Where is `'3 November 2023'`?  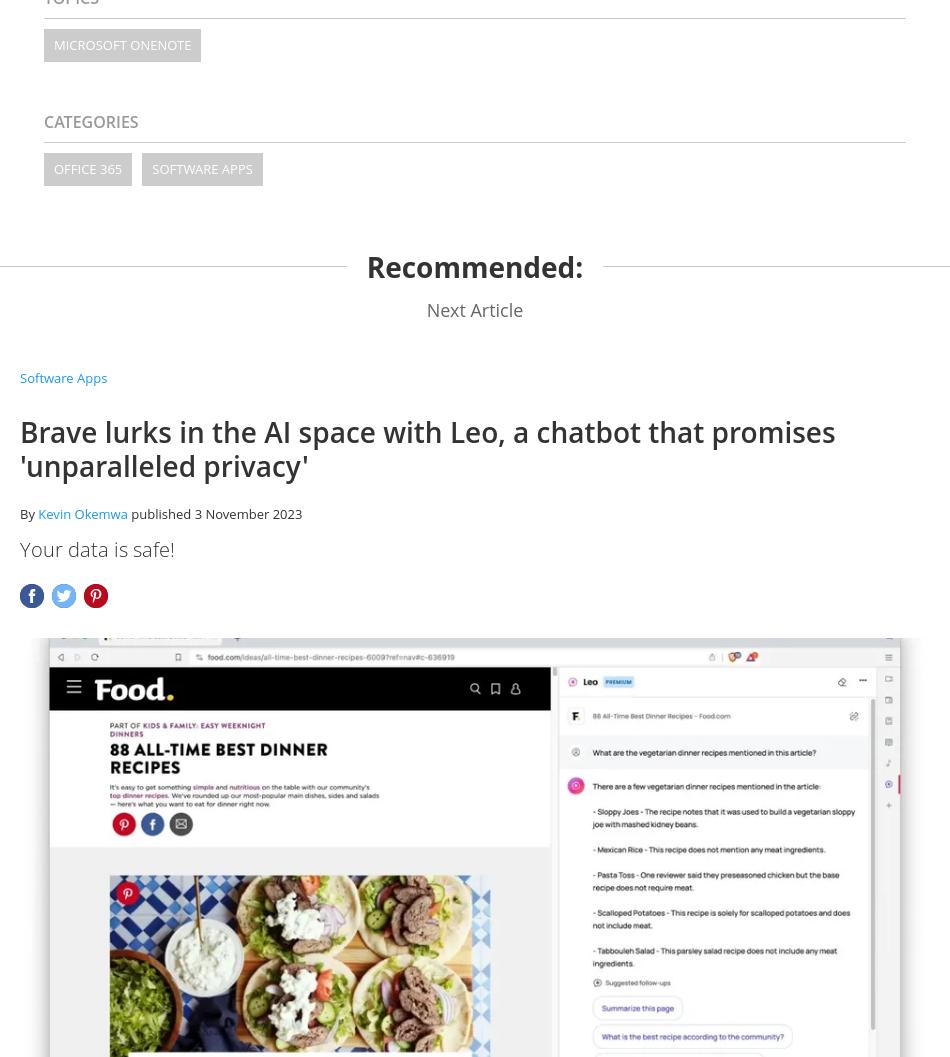
'3 November 2023' is located at coordinates (247, 512).